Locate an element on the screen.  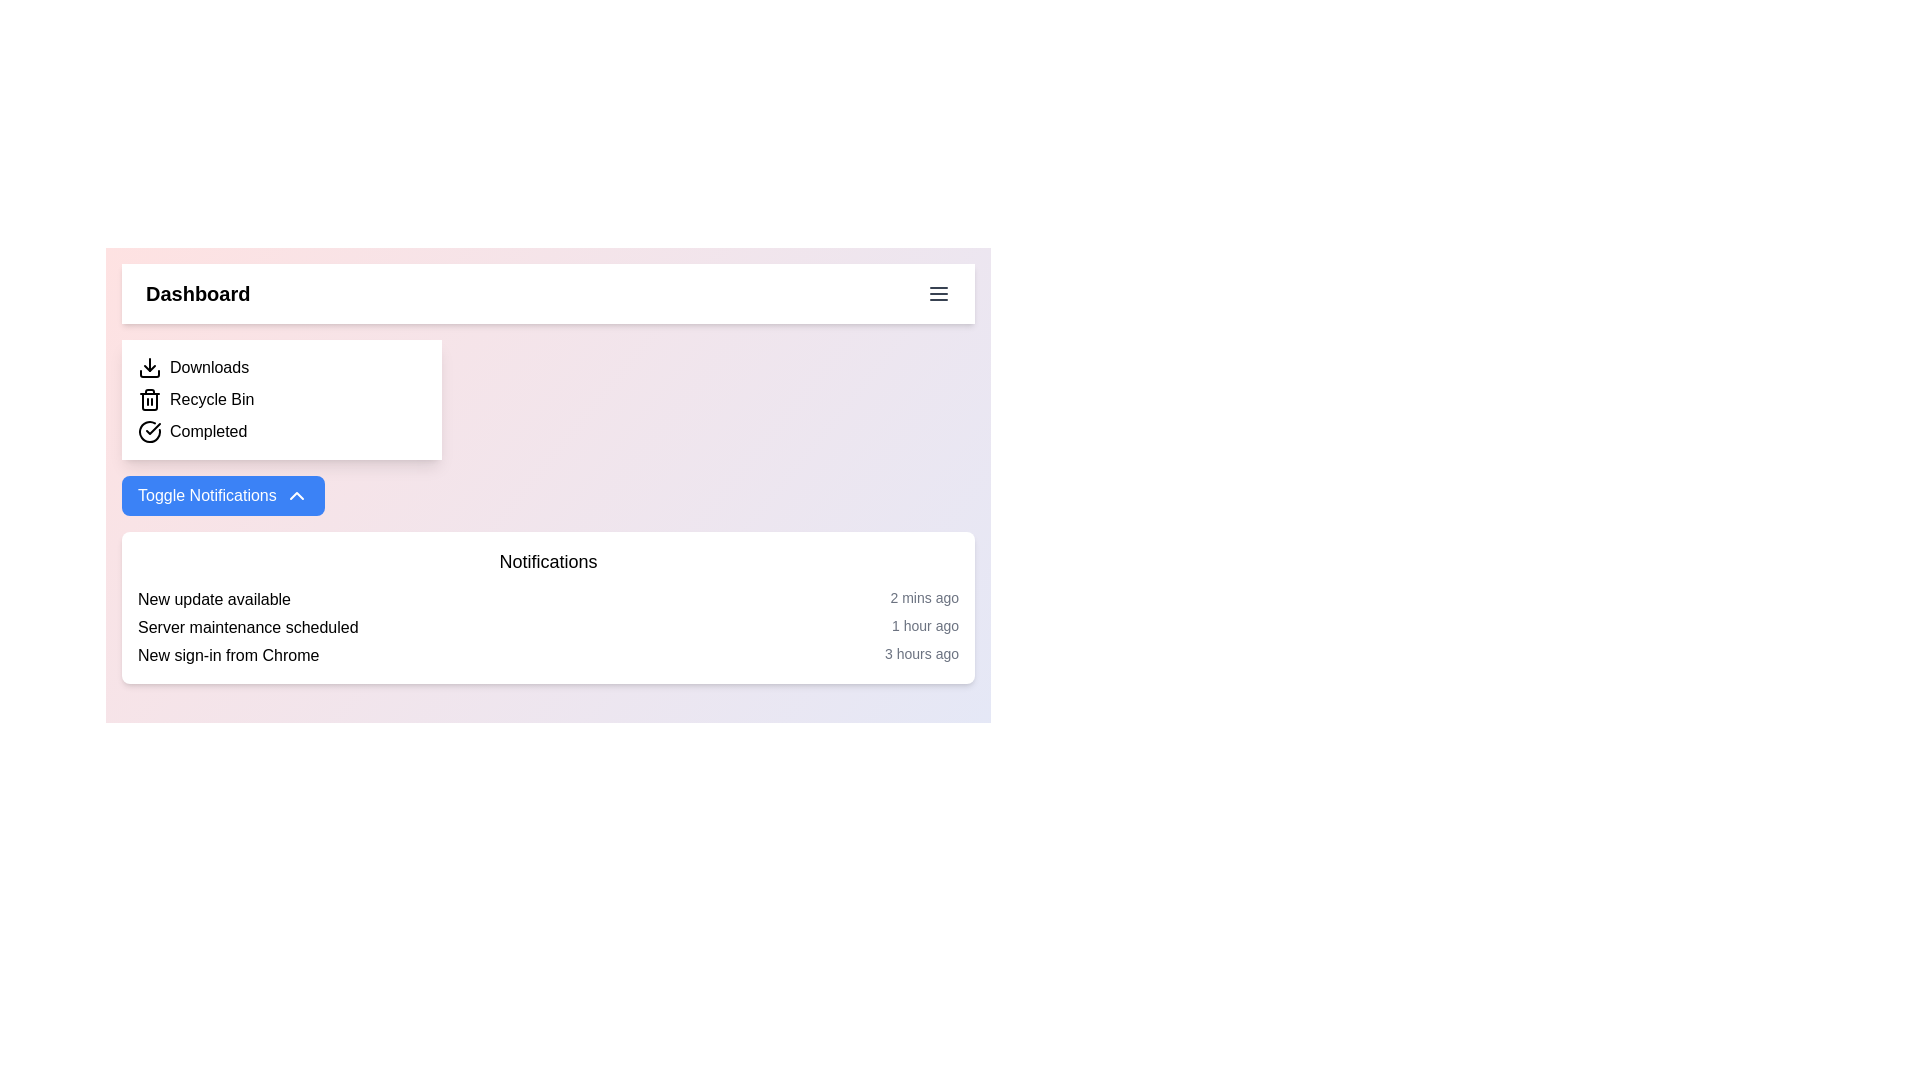
the individual notification items in the Notifications panel, which is a rectangular box with rounded corners and a title labeled 'Notifications' at the top is located at coordinates (548, 607).